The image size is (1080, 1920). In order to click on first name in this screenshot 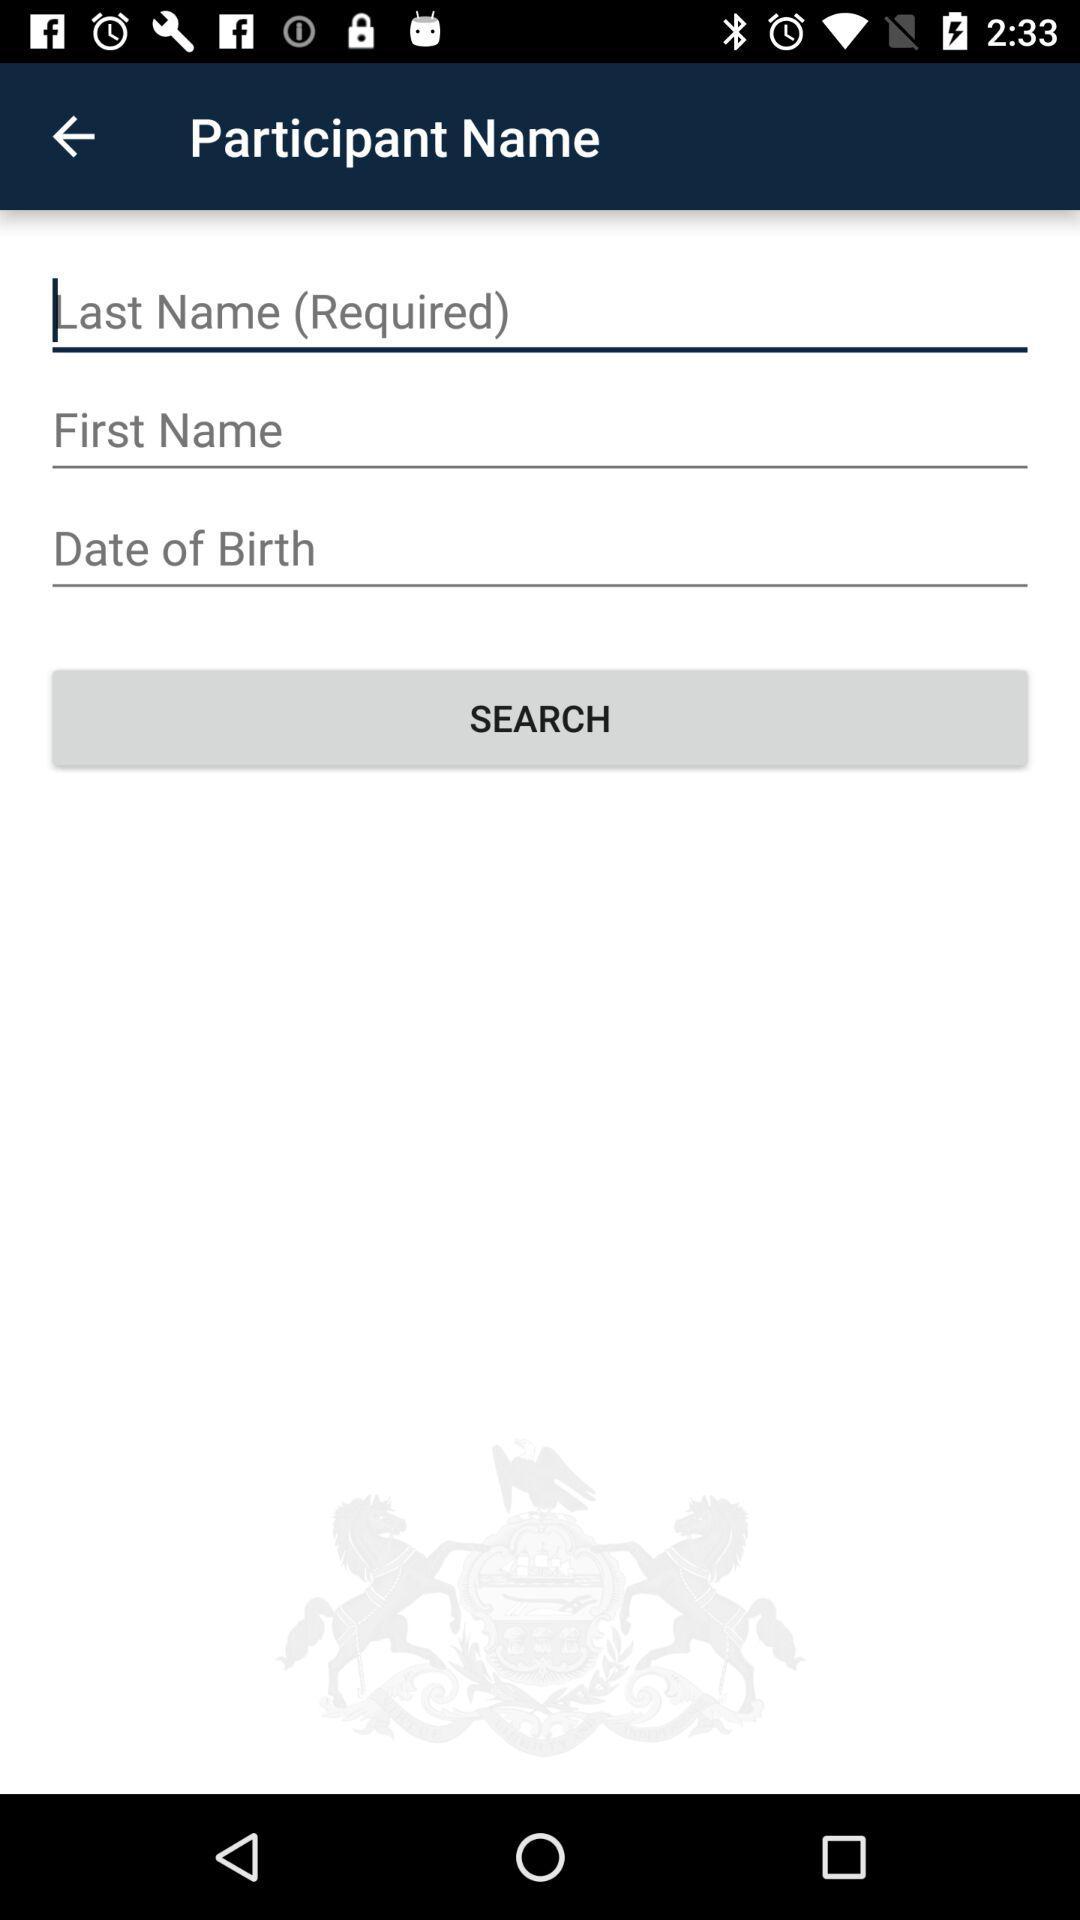, I will do `click(540, 428)`.